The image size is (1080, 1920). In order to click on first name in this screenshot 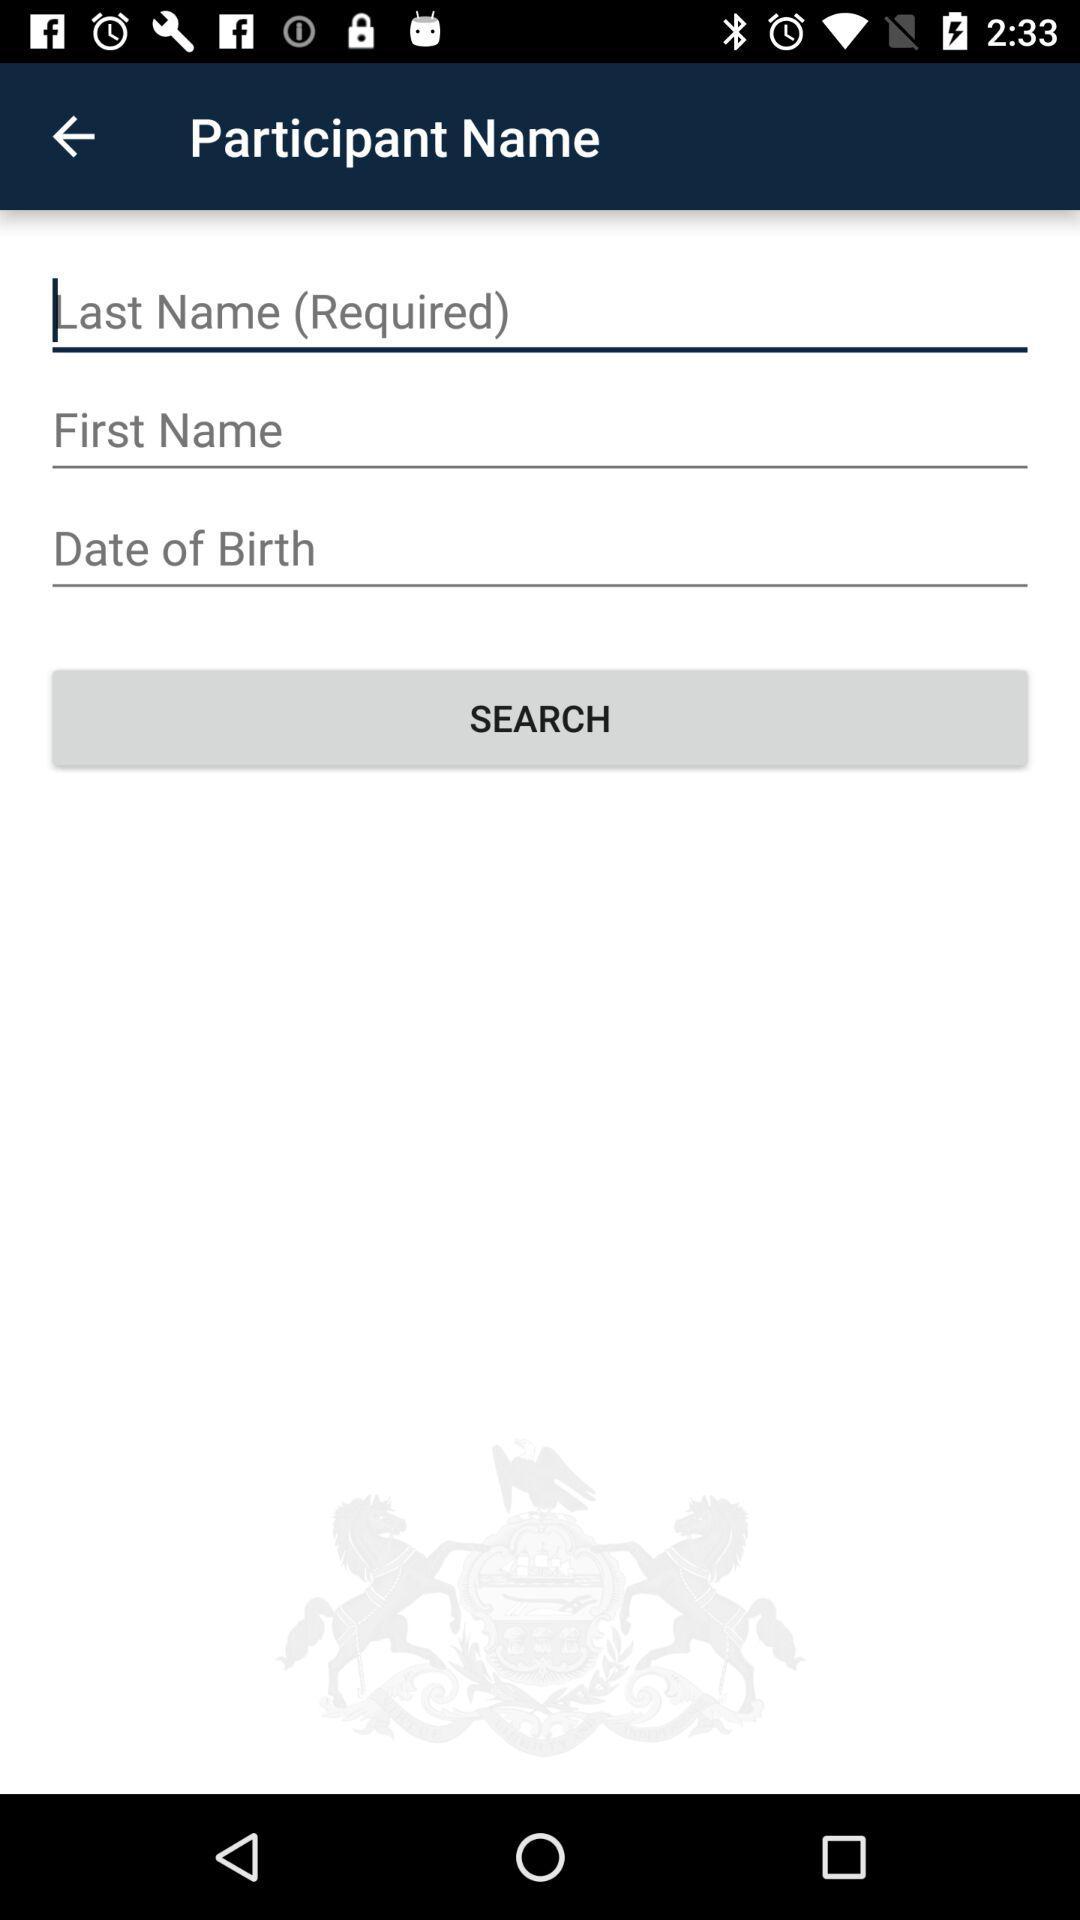, I will do `click(540, 428)`.